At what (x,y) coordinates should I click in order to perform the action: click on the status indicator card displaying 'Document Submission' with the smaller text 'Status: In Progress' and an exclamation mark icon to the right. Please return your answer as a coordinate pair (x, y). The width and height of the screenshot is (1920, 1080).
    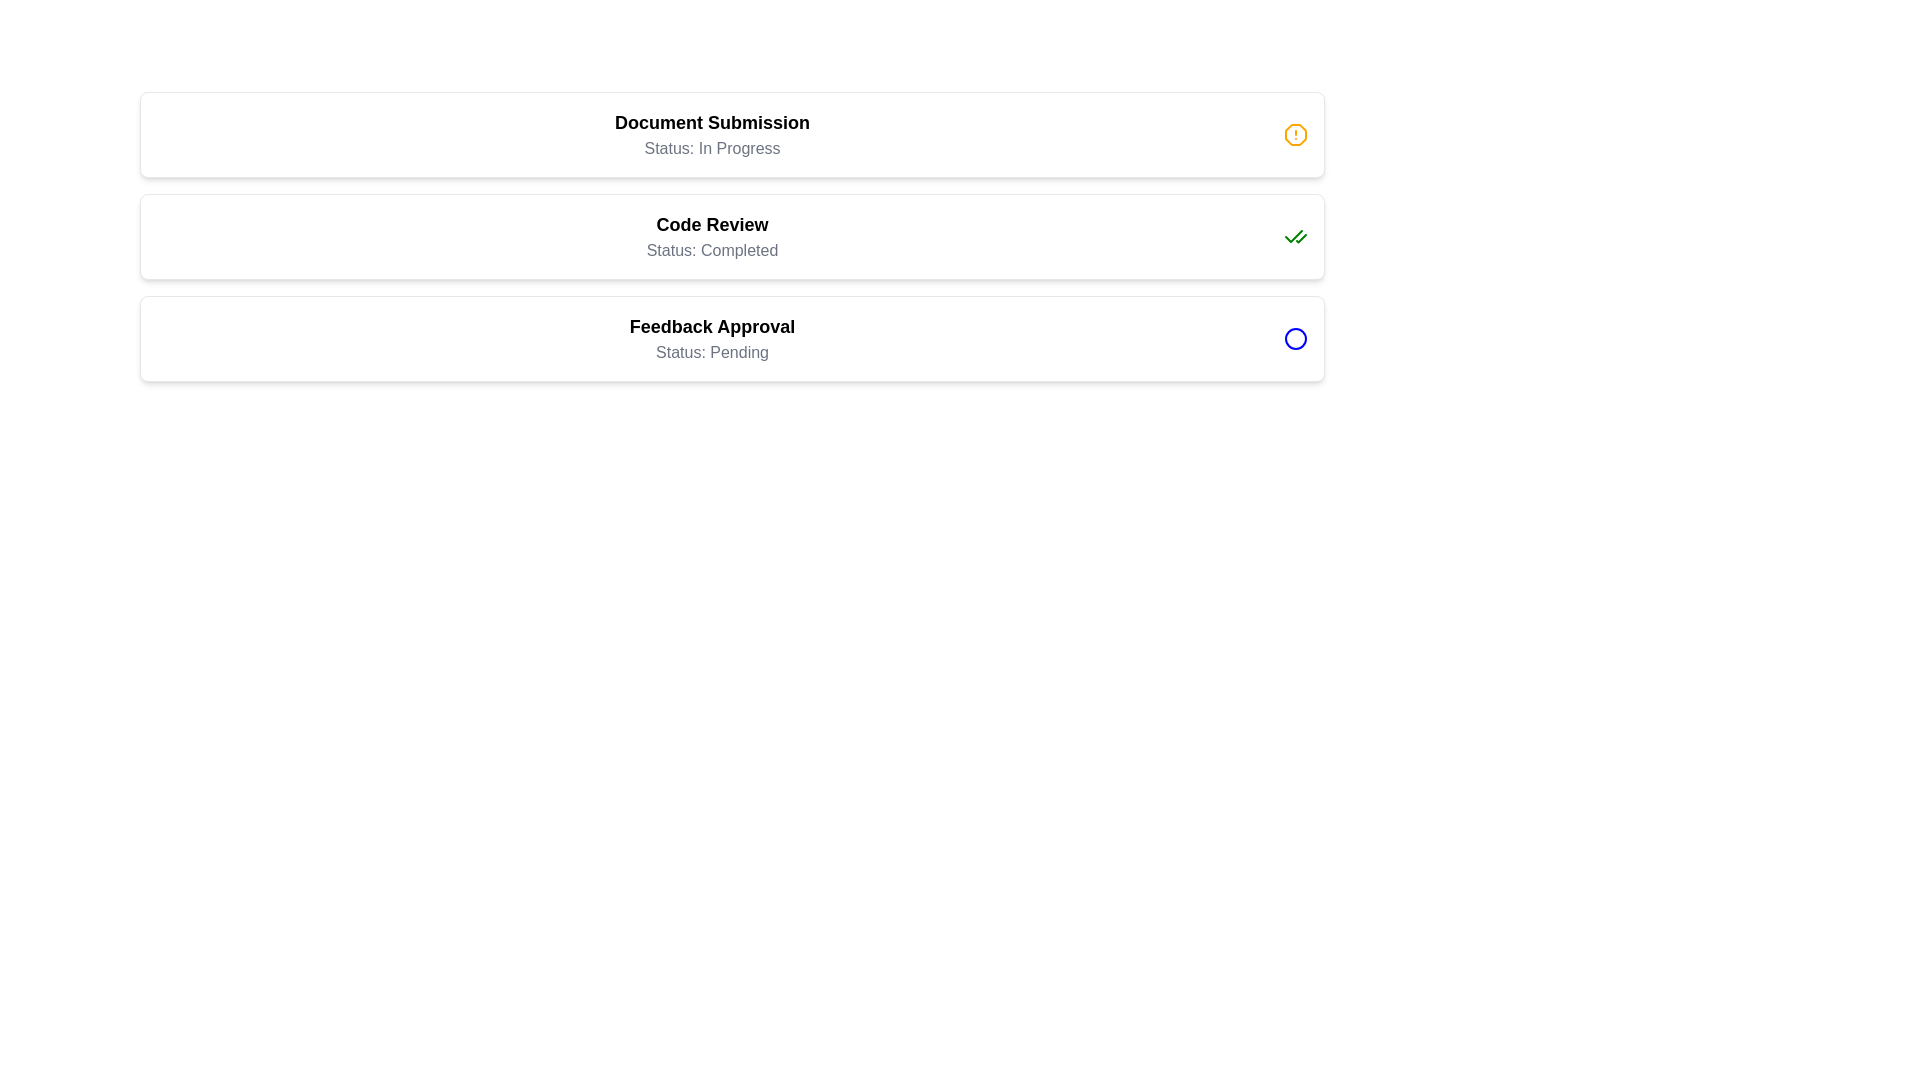
    Looking at the image, I should click on (731, 135).